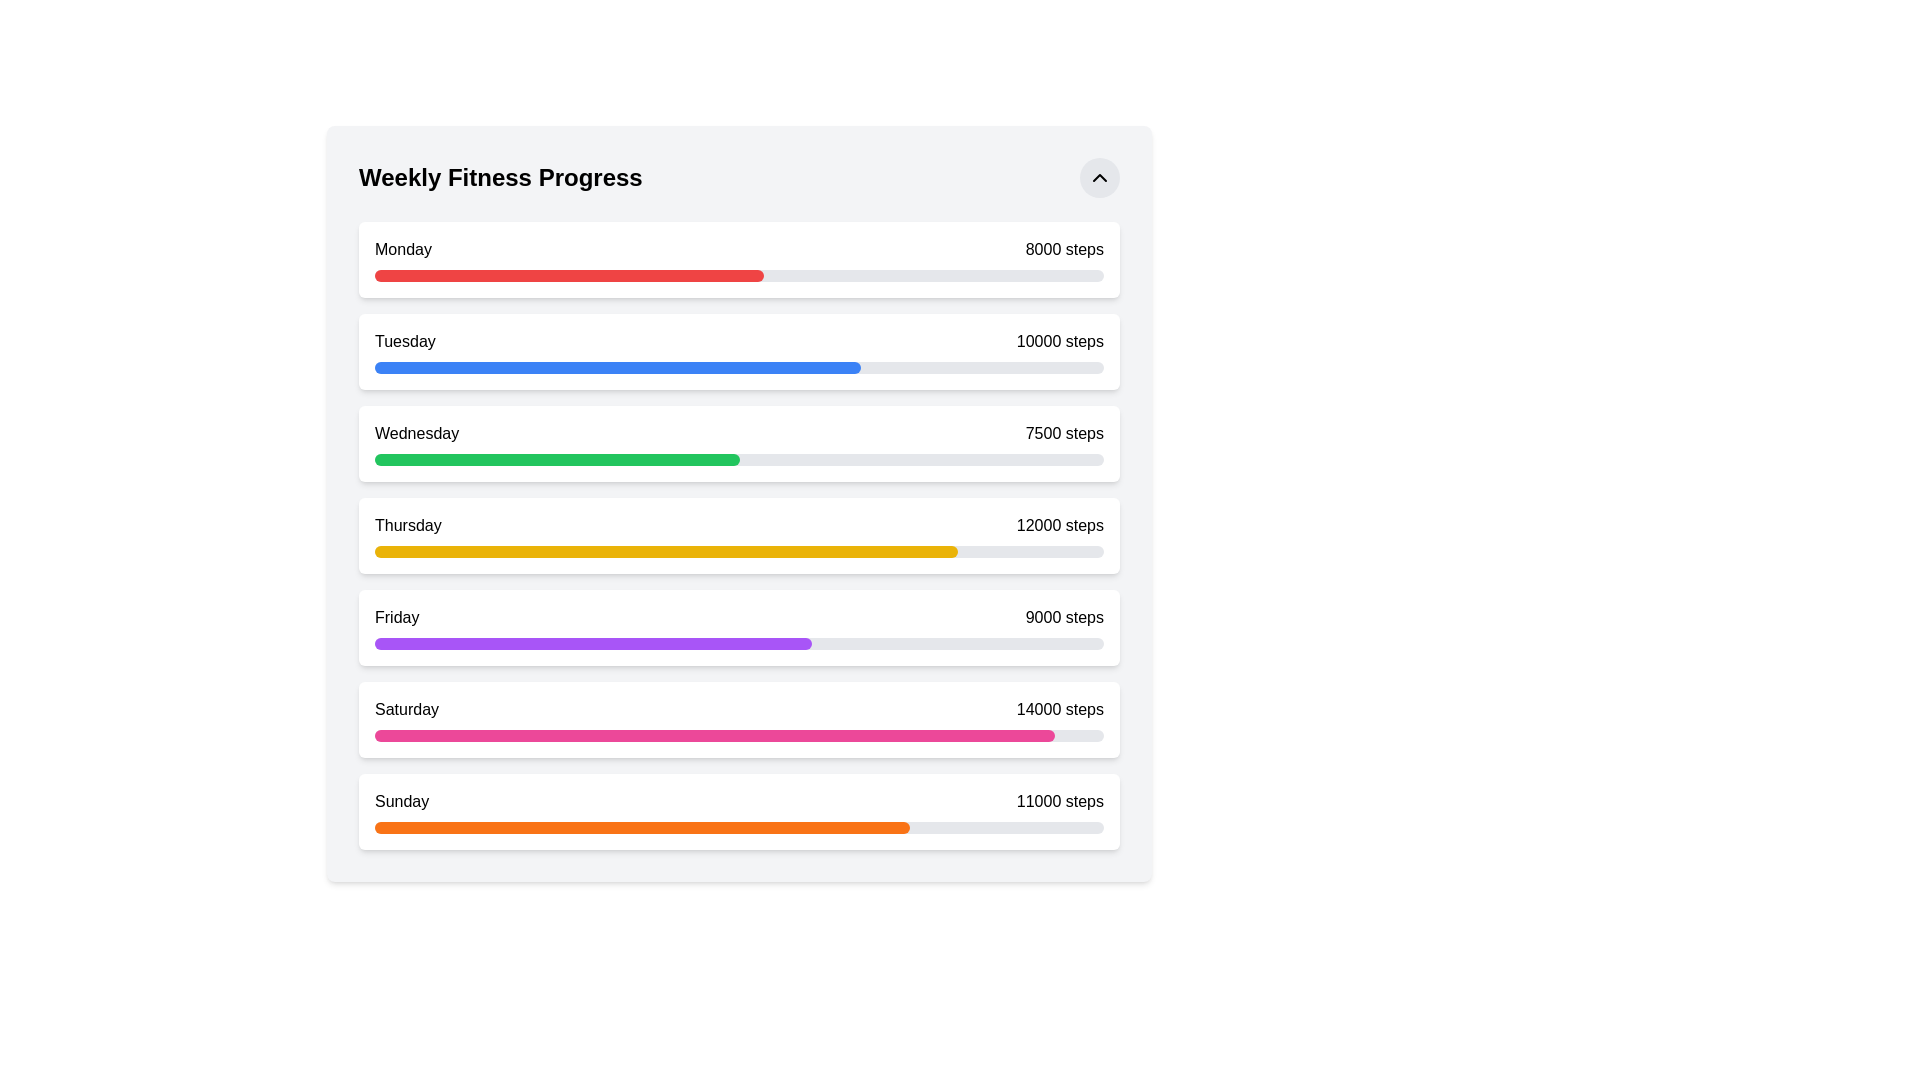 Image resolution: width=1920 pixels, height=1080 pixels. Describe the element at coordinates (1063, 433) in the screenshot. I see `the Text Label displaying the number of steps taken on Wednesday, which is aligned with the green progress bar and positioned between Tuesday and Thursday in the weekly summary` at that location.